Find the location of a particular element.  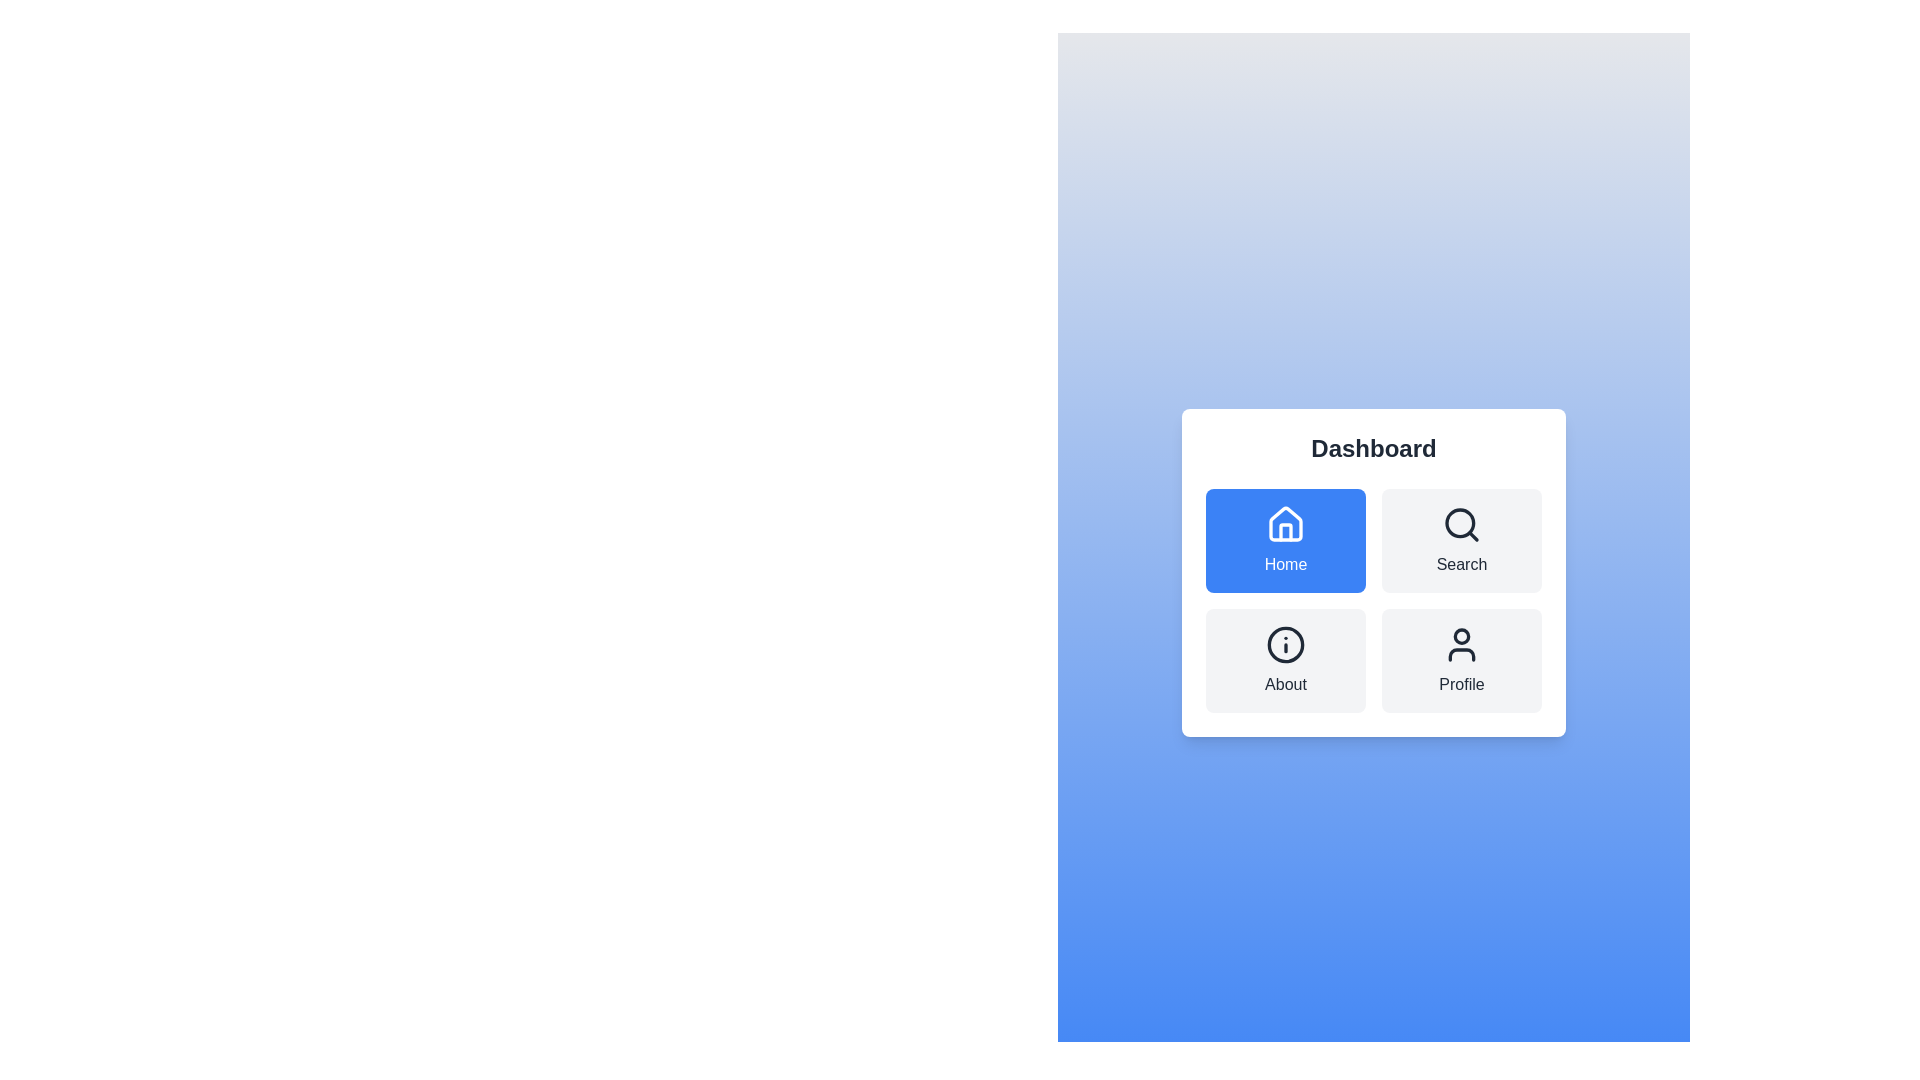

the search button located in the grid layout under the 'Dashboard' header, which is the second item in the top row to the right of the 'Home' element is located at coordinates (1462, 540).